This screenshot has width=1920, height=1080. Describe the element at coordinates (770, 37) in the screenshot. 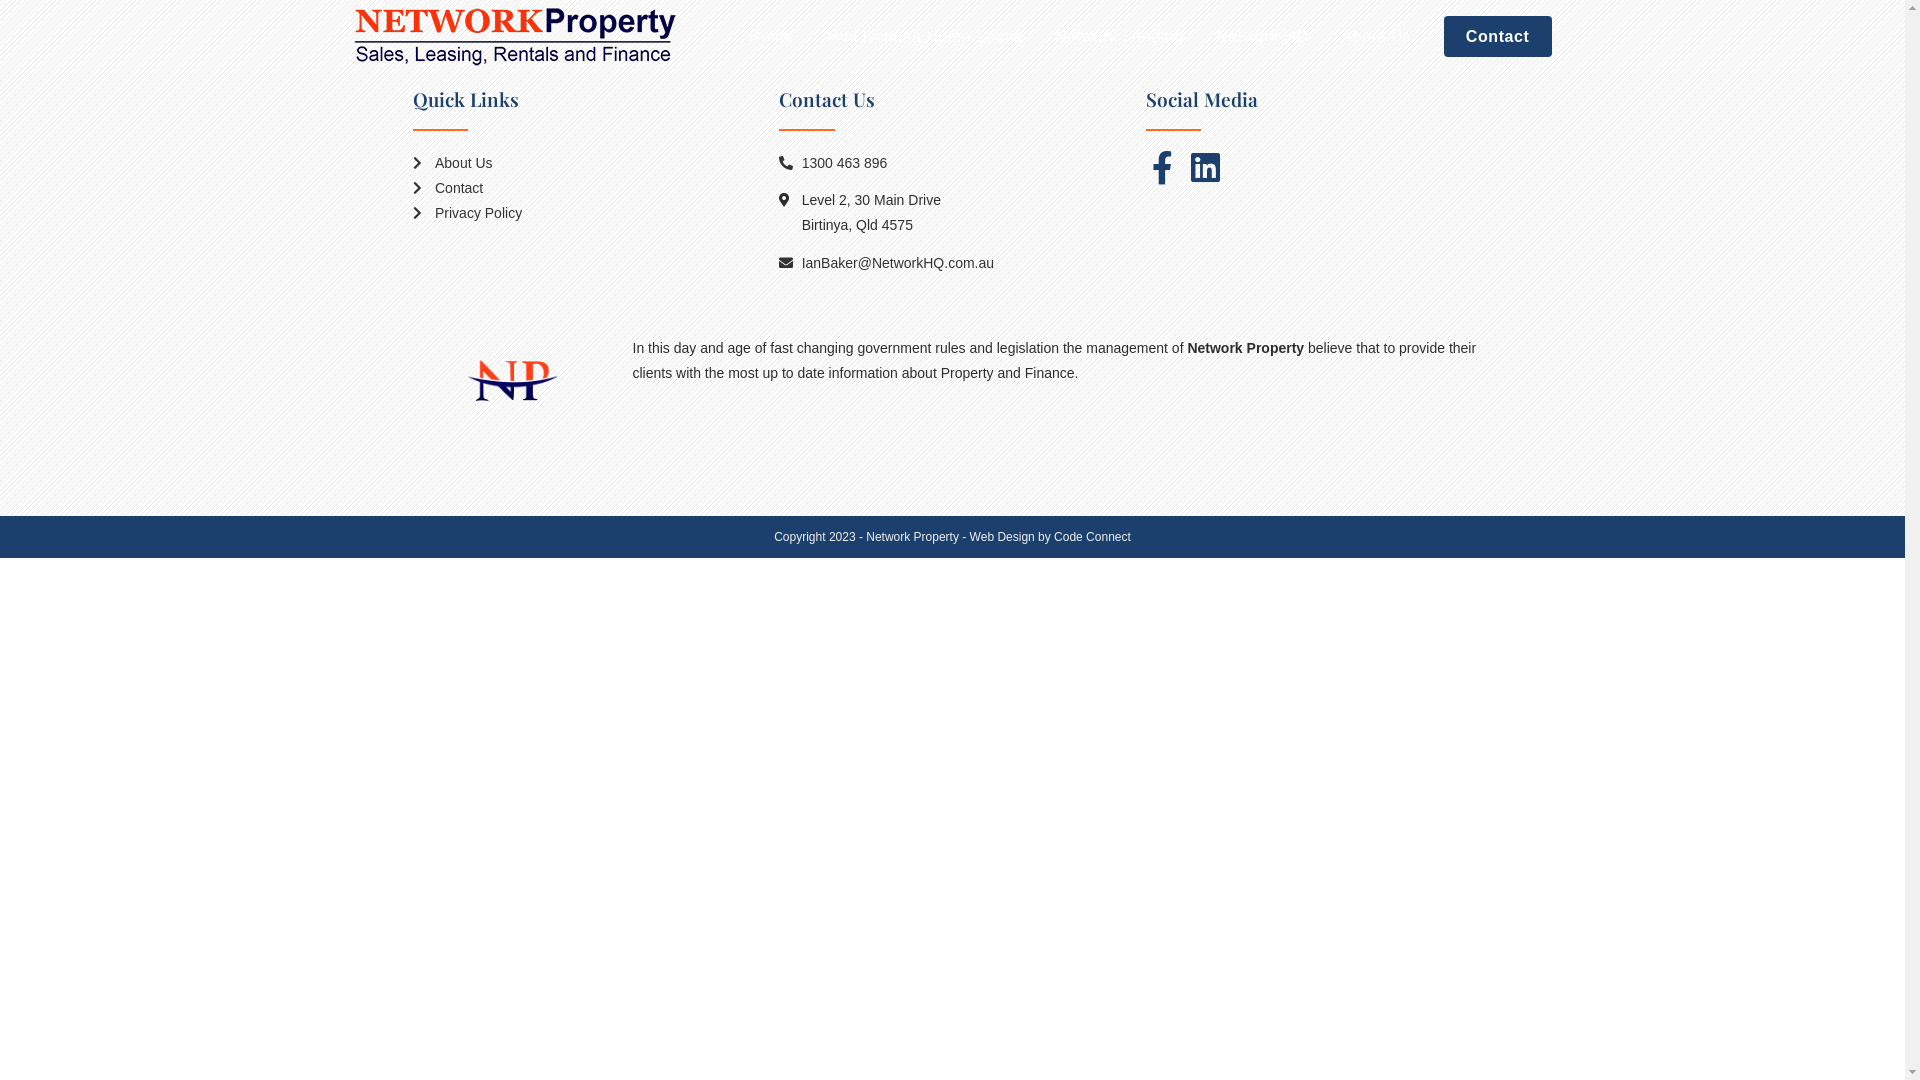

I see `'Home'` at that location.